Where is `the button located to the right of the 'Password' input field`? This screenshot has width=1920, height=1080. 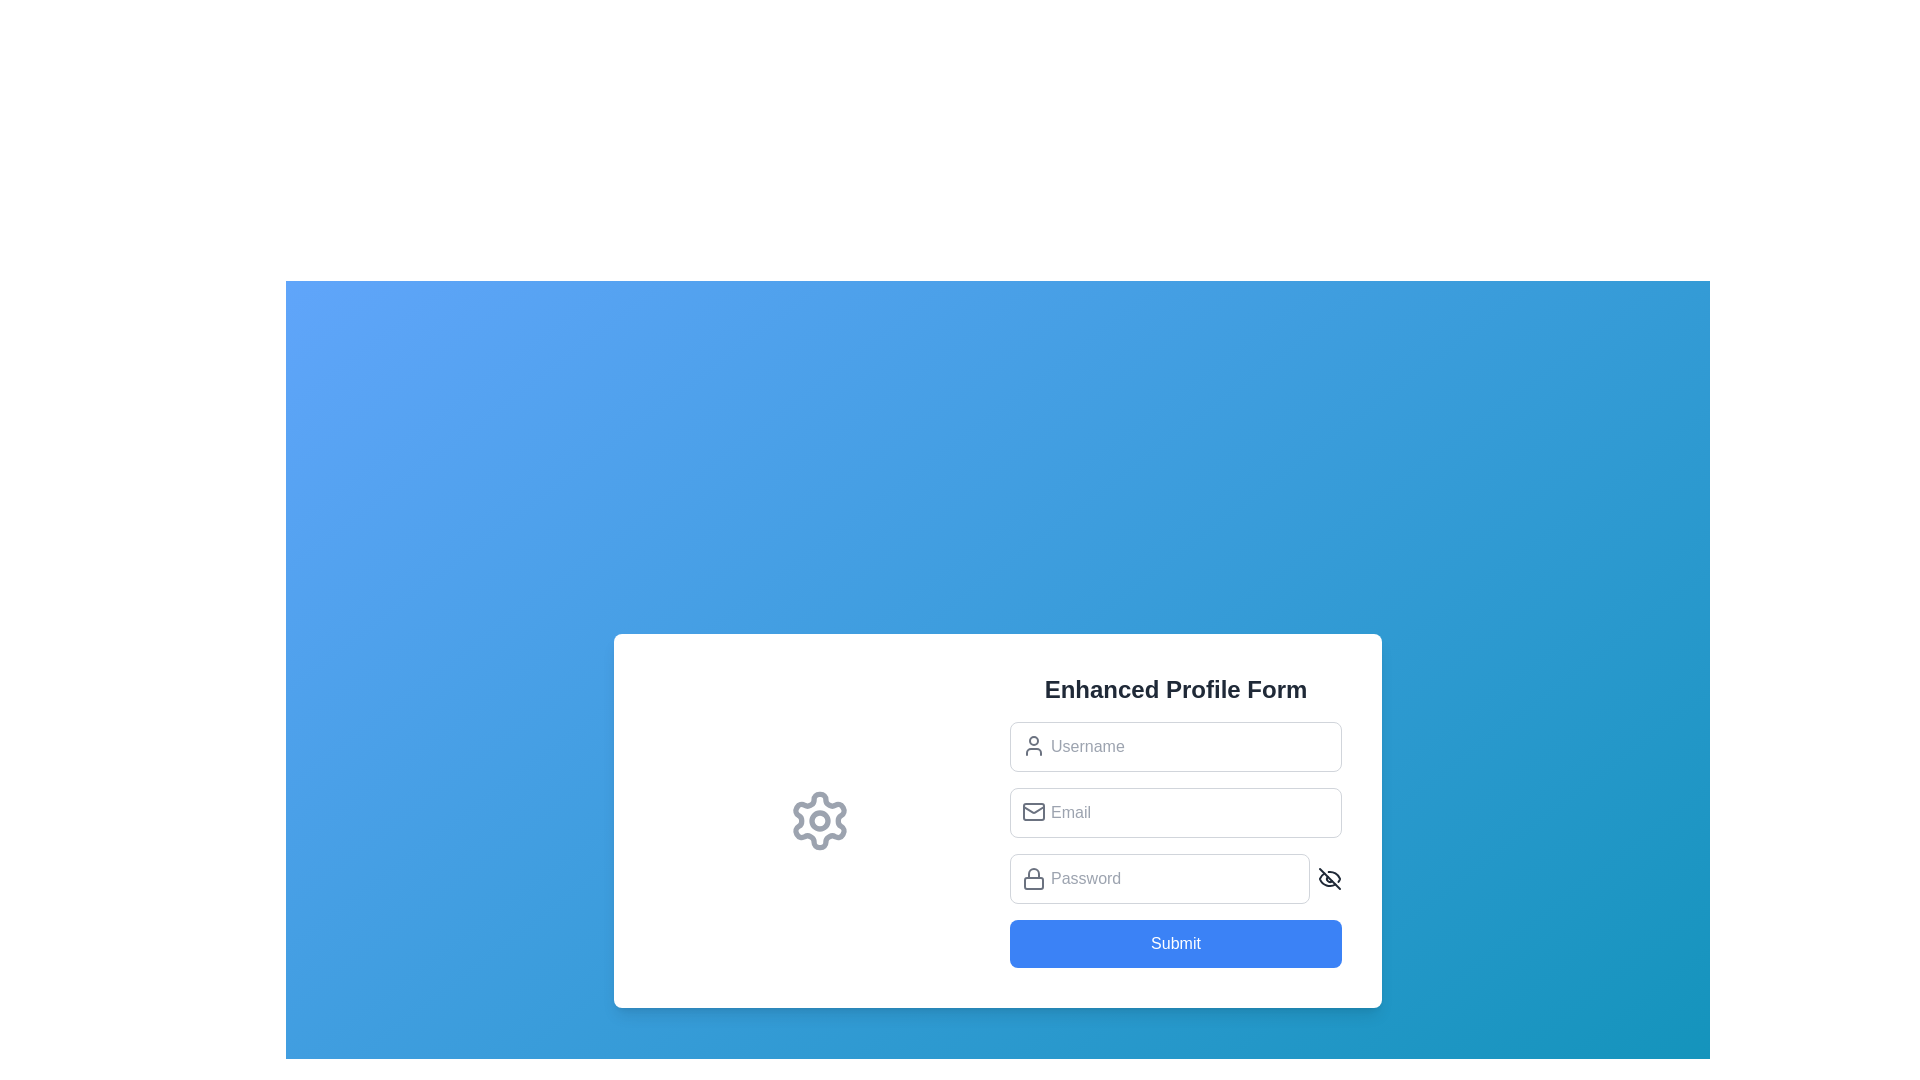
the button located to the right of the 'Password' input field is located at coordinates (1329, 878).